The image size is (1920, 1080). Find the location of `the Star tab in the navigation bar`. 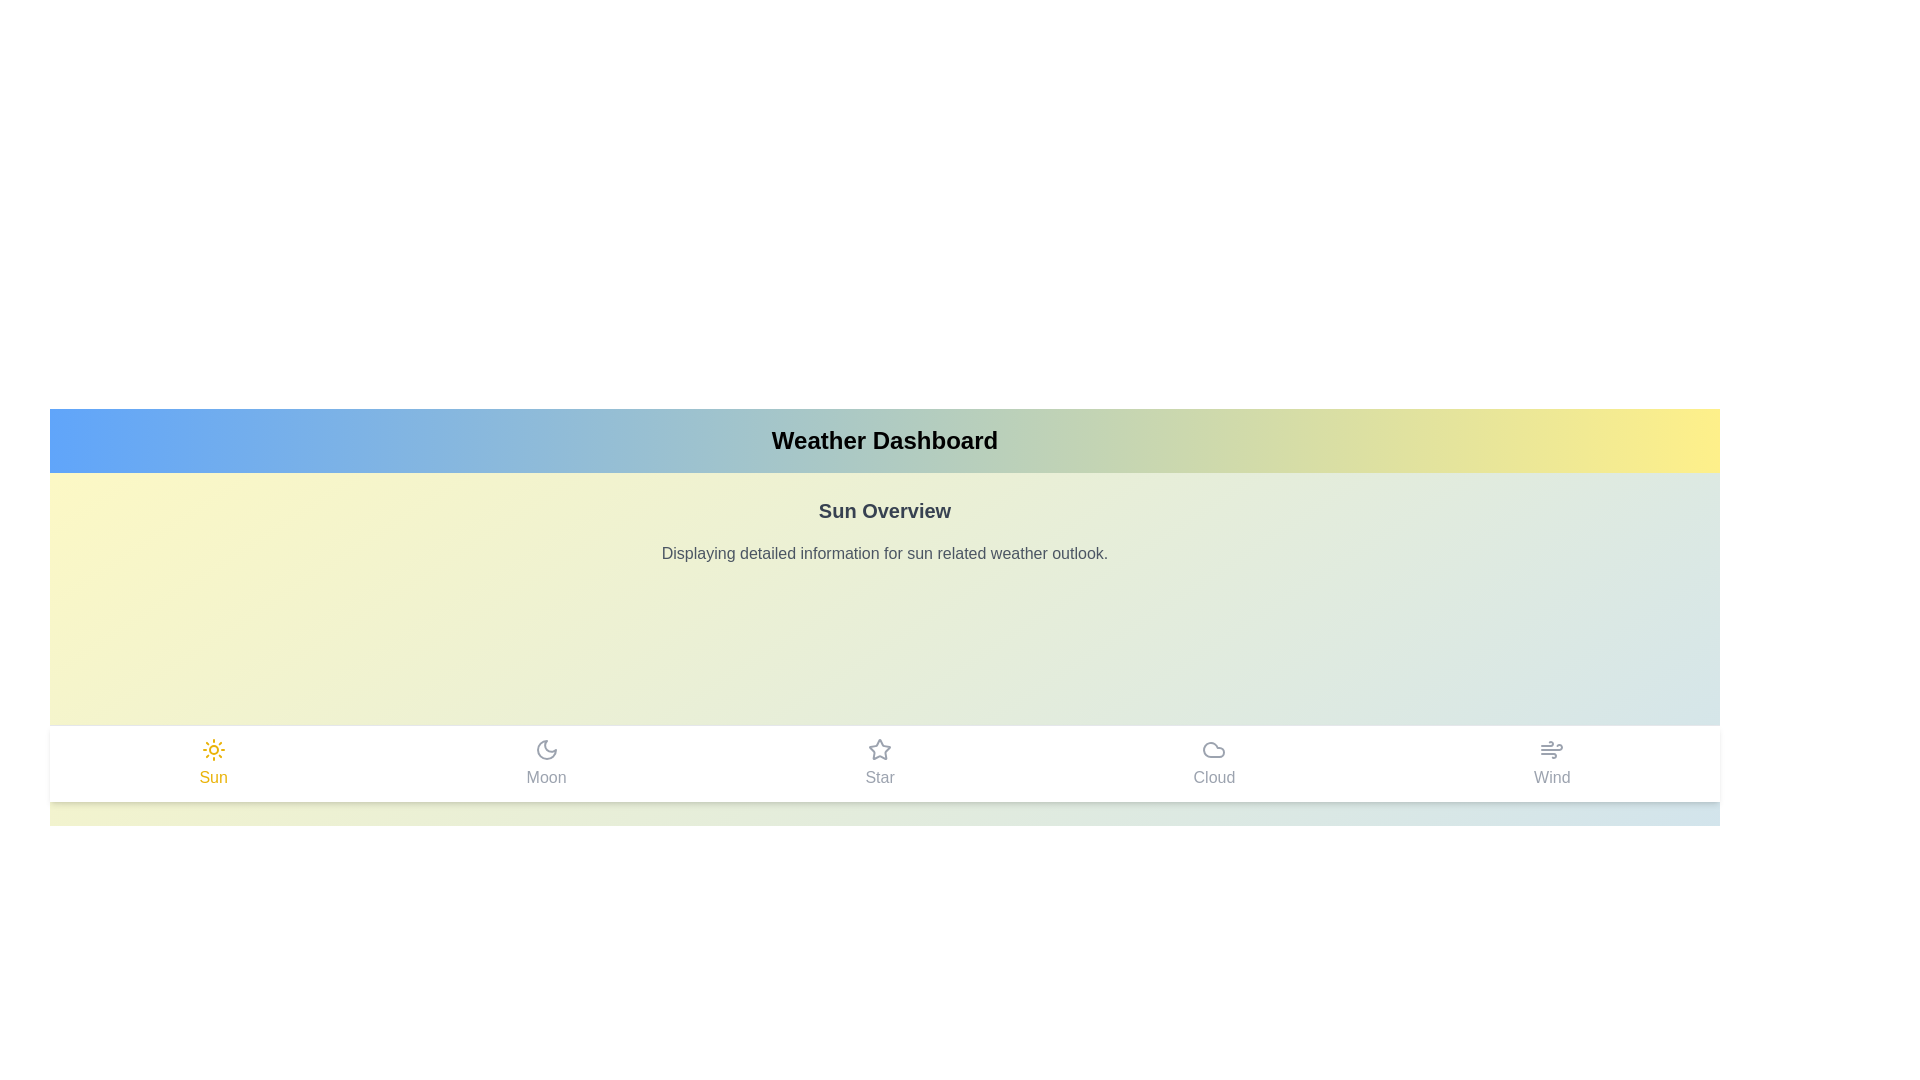

the Star tab in the navigation bar is located at coordinates (880, 763).